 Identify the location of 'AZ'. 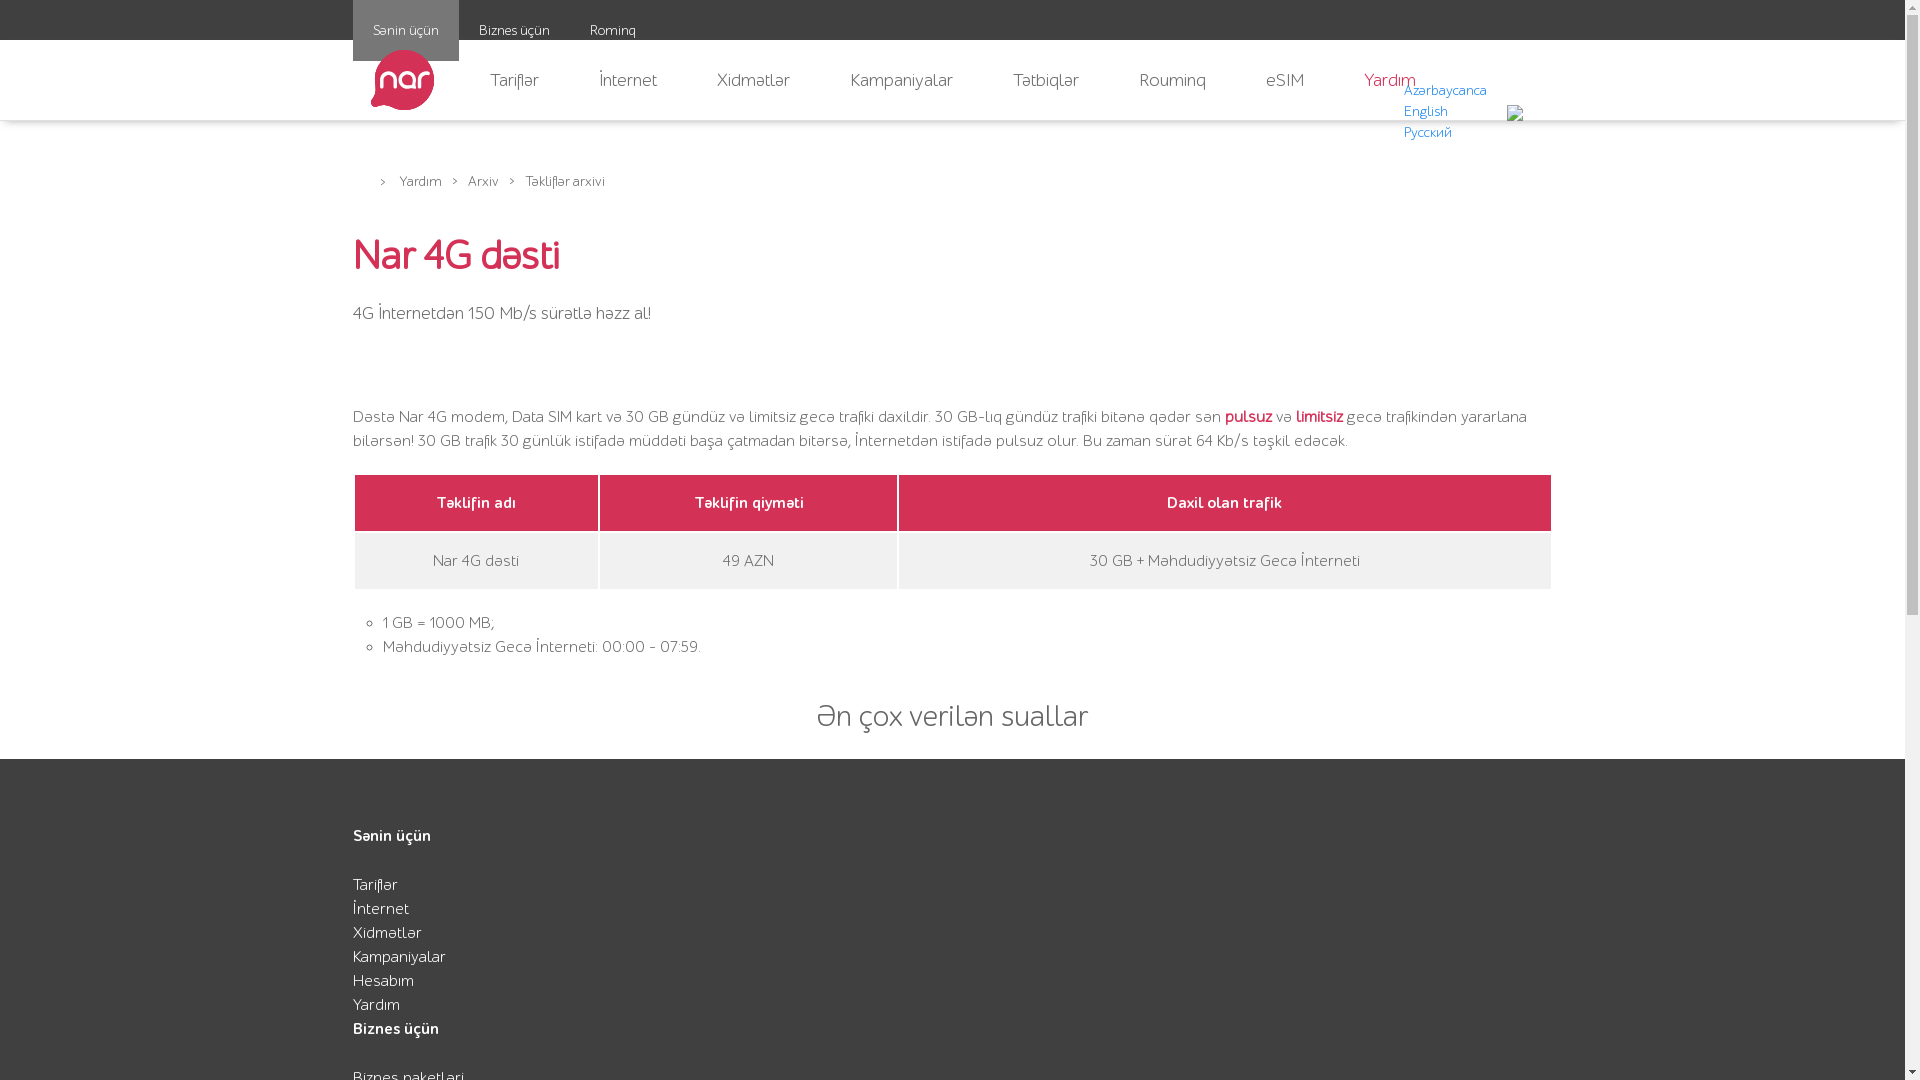
(1358, 111).